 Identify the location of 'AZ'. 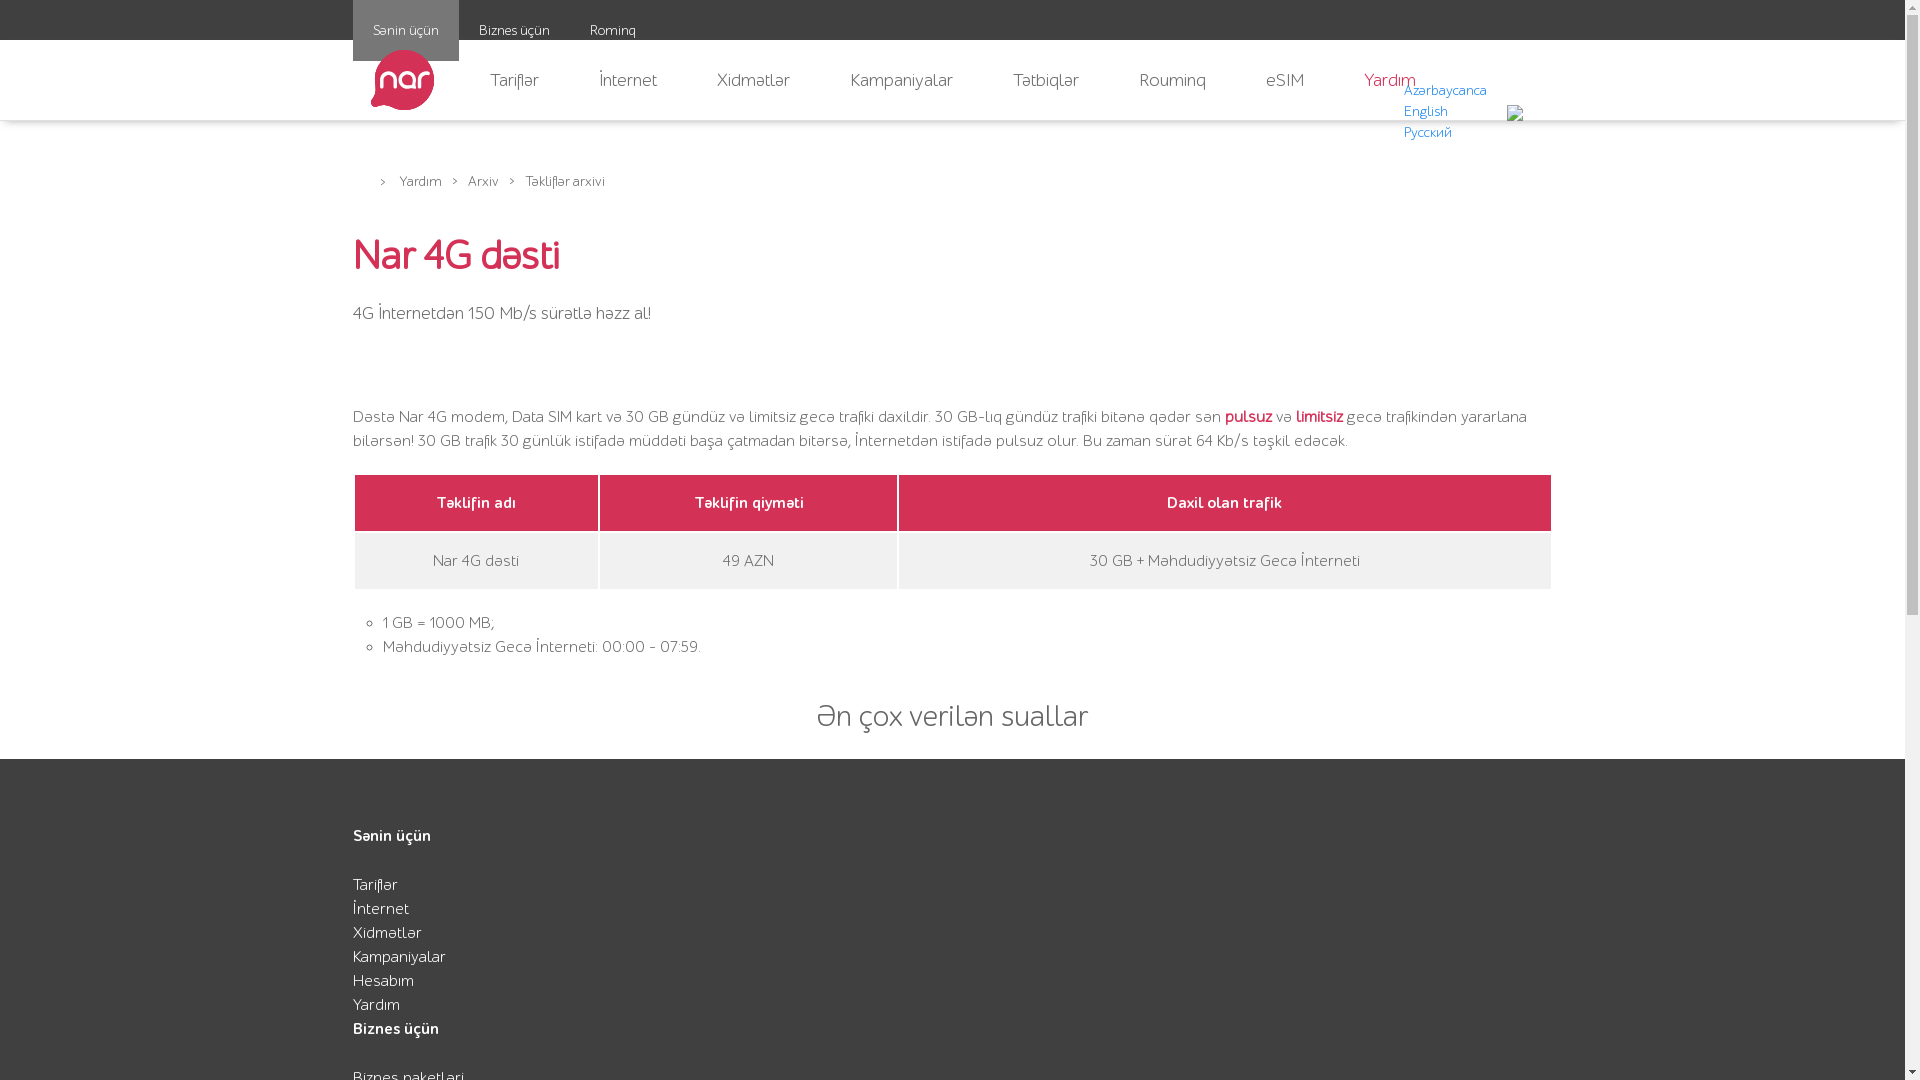
(1358, 111).